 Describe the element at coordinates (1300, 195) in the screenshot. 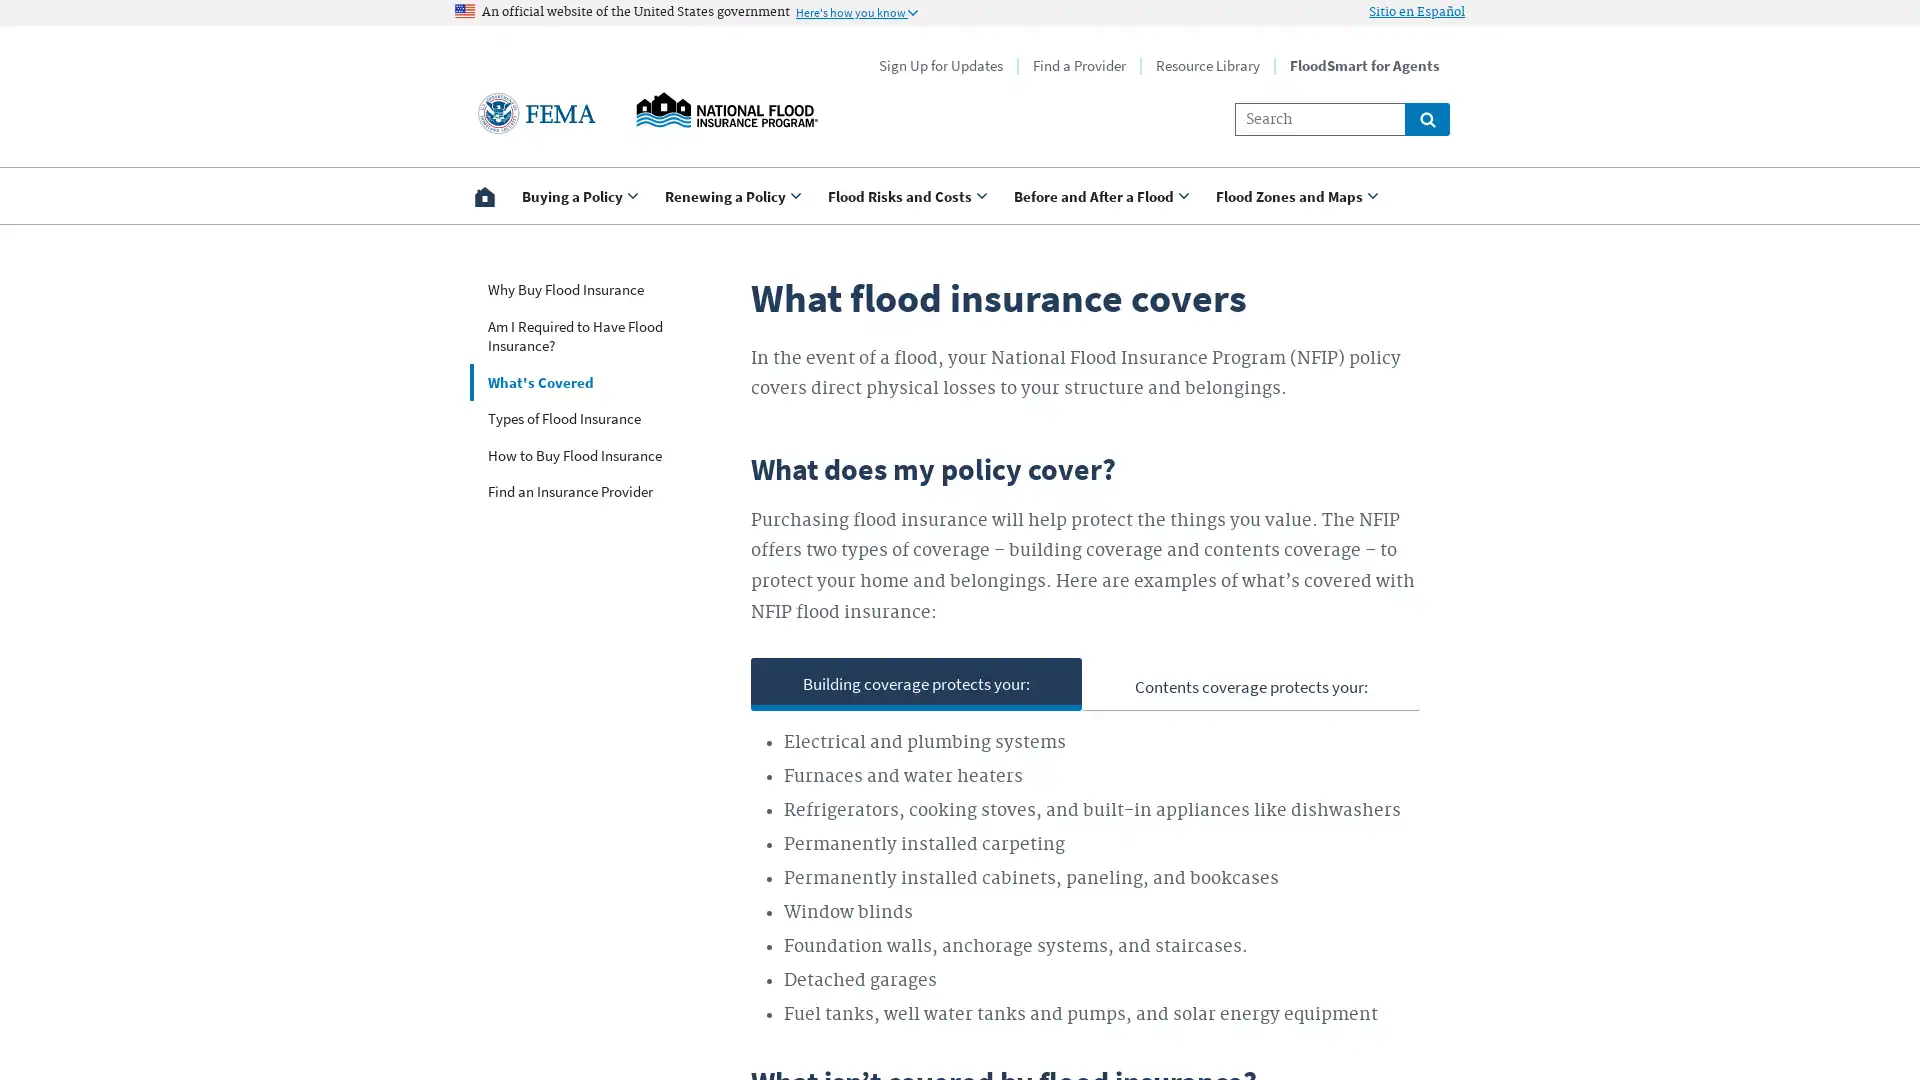

I see `Use <enter> and shift + <enter> to open and close the drop down to sub-menus` at that location.